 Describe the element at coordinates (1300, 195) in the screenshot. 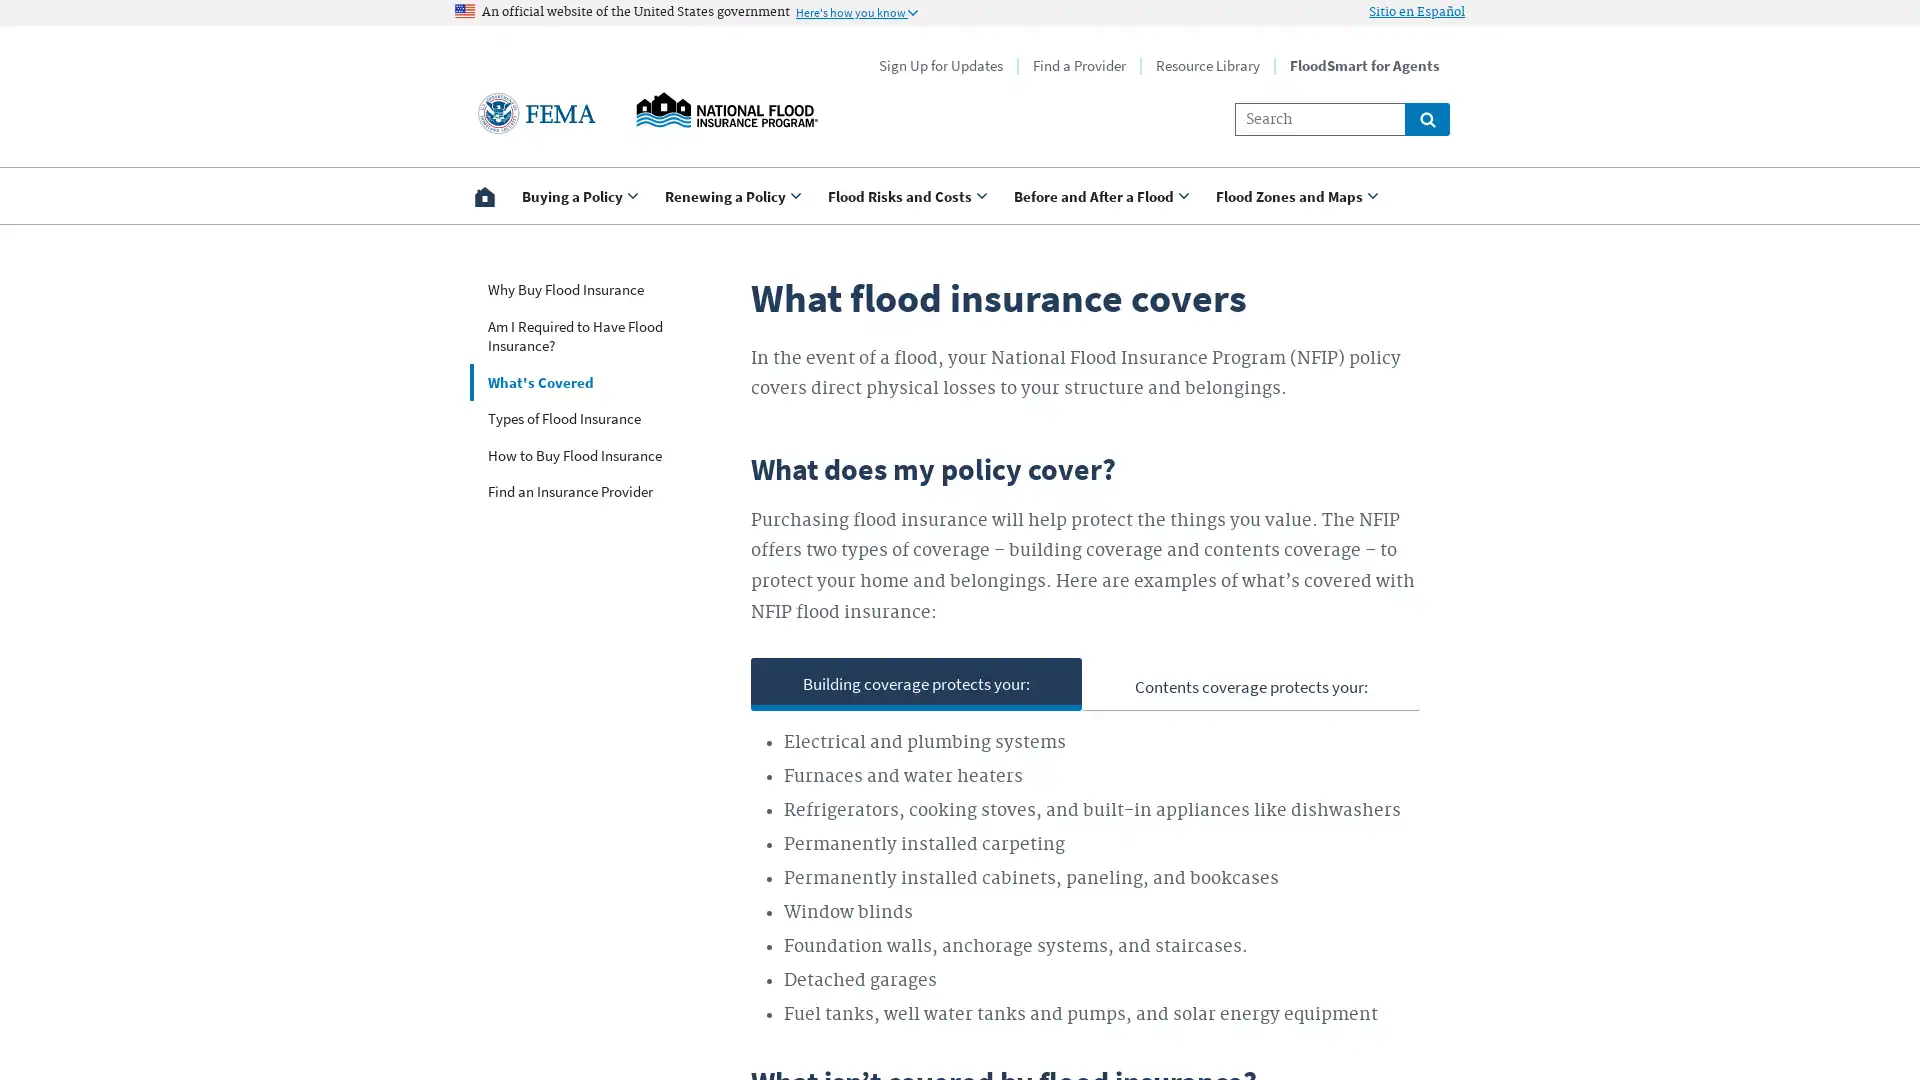

I see `Use <enter> and shift + <enter> to open and close the drop down to sub-menus` at that location.